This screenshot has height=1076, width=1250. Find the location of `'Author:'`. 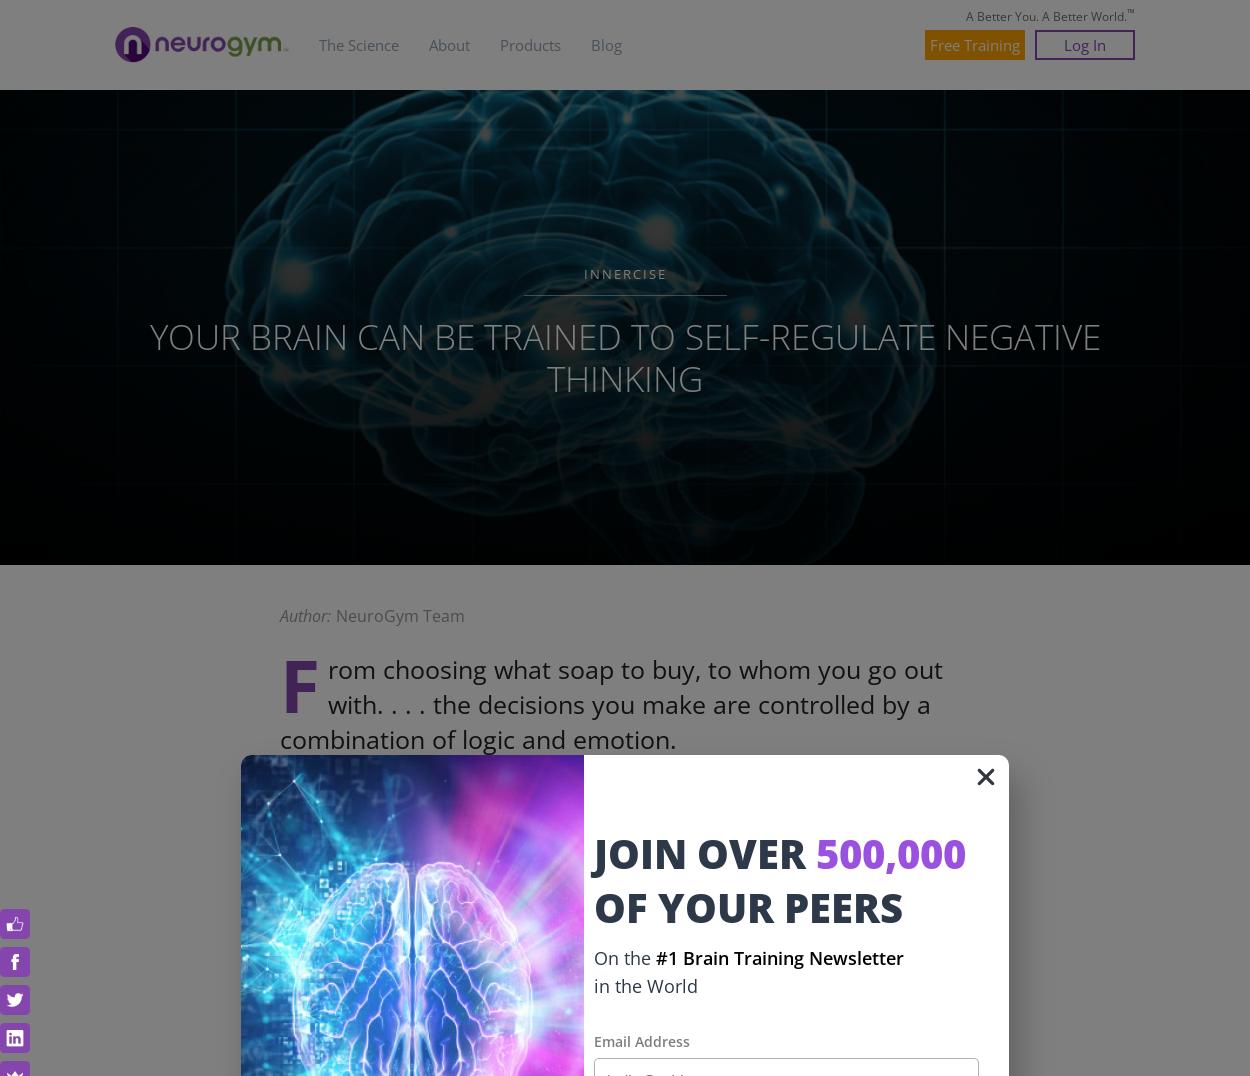

'Author:' is located at coordinates (305, 616).